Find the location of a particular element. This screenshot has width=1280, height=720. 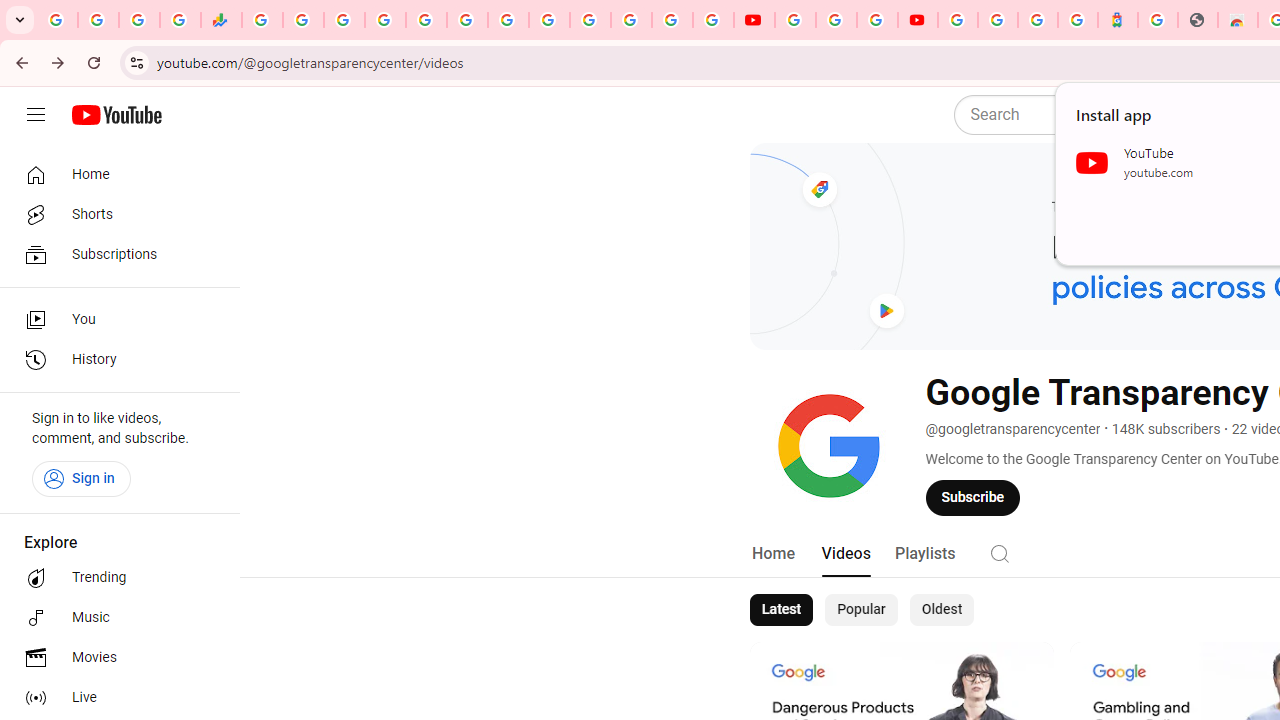

'Oldest' is located at coordinates (940, 608).